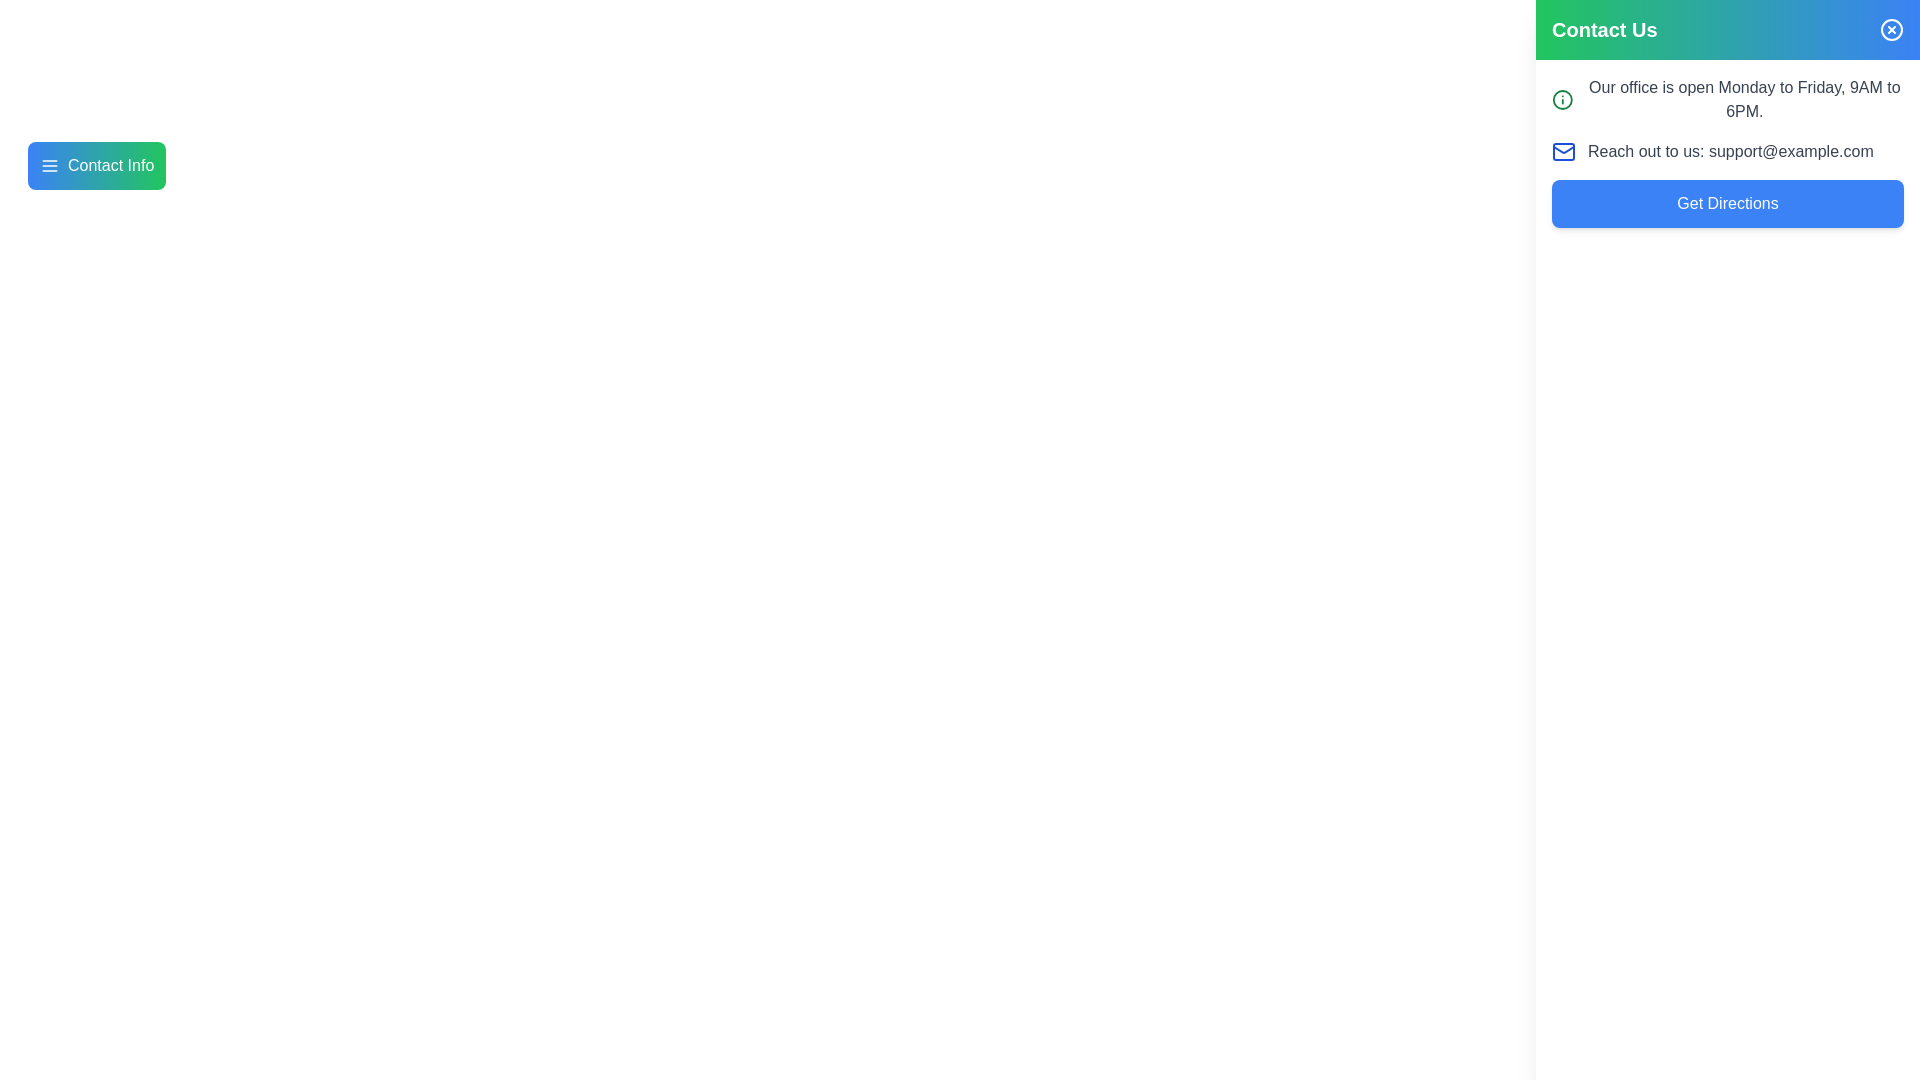 Image resolution: width=1920 pixels, height=1080 pixels. Describe the element at coordinates (49, 164) in the screenshot. I see `the icon representing navigation or expandable options located to the left of the 'Contact Info' button` at that location.